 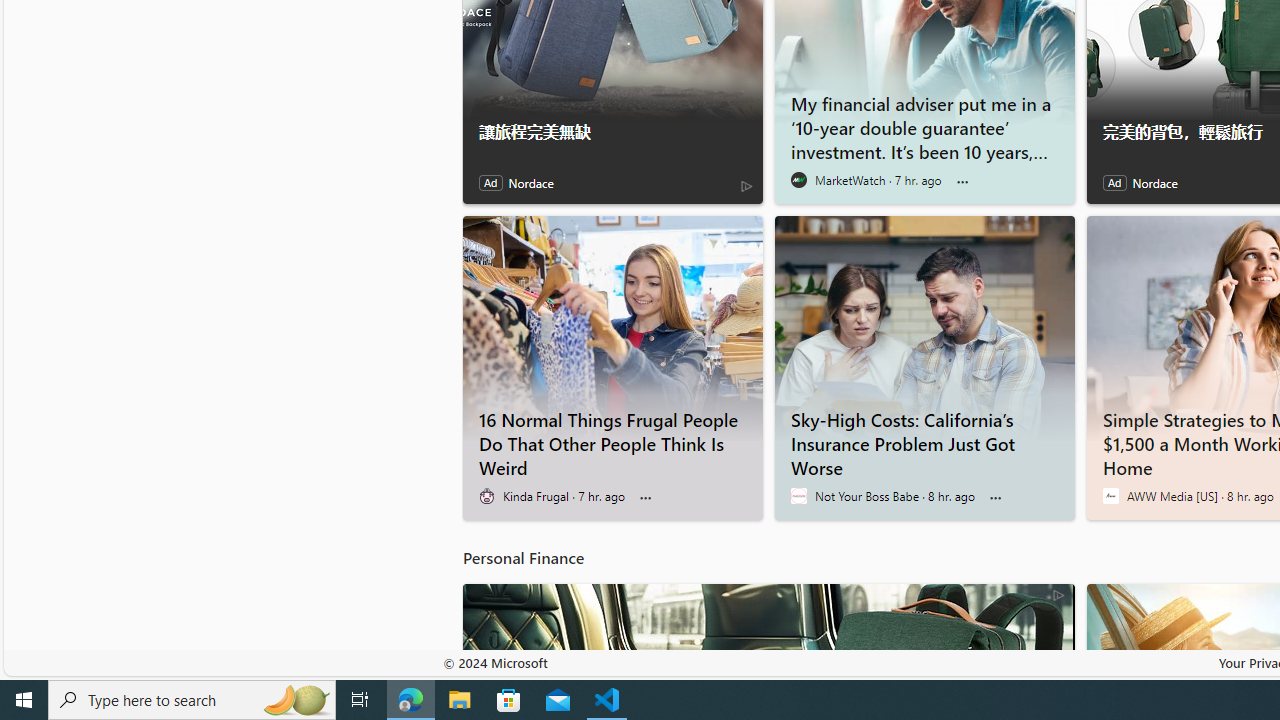 I want to click on 'AWW Media [US]', so click(x=1109, y=495).